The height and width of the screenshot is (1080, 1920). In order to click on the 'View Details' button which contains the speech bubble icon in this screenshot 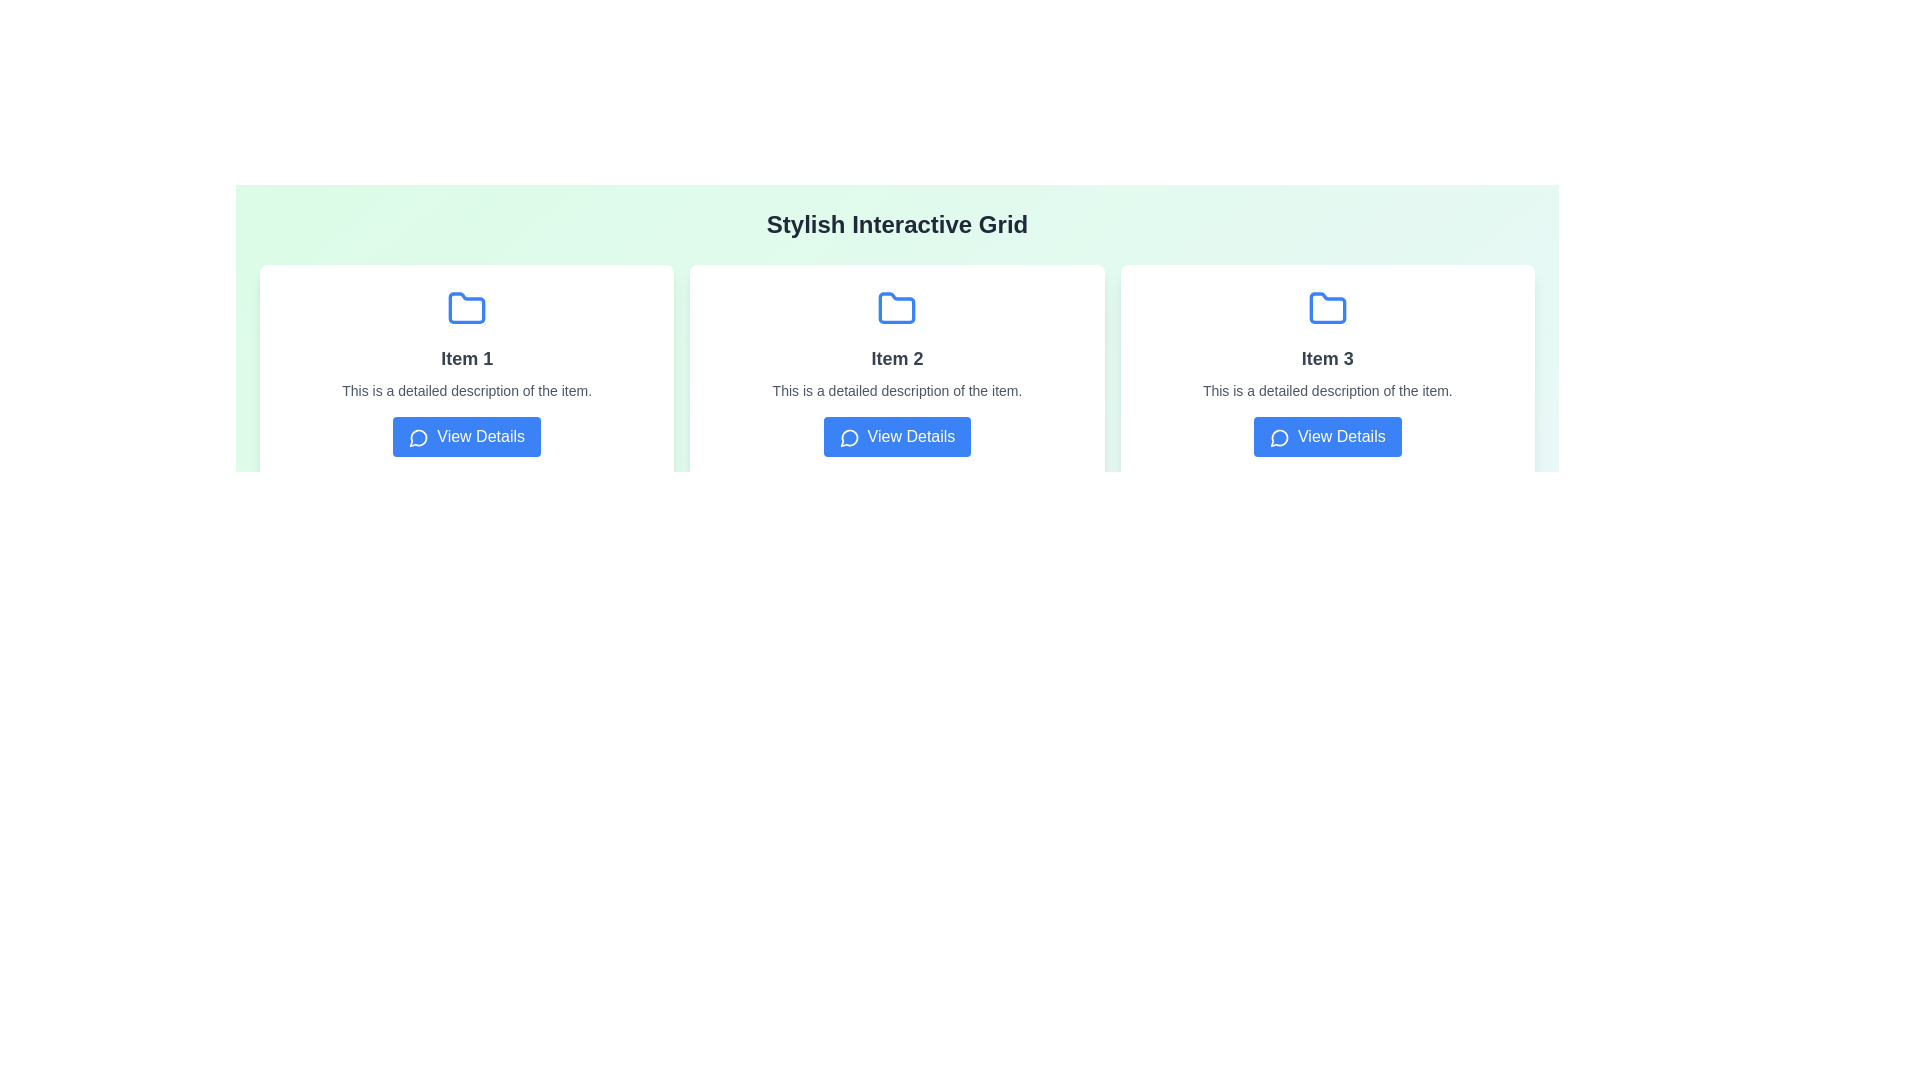, I will do `click(1277, 437)`.